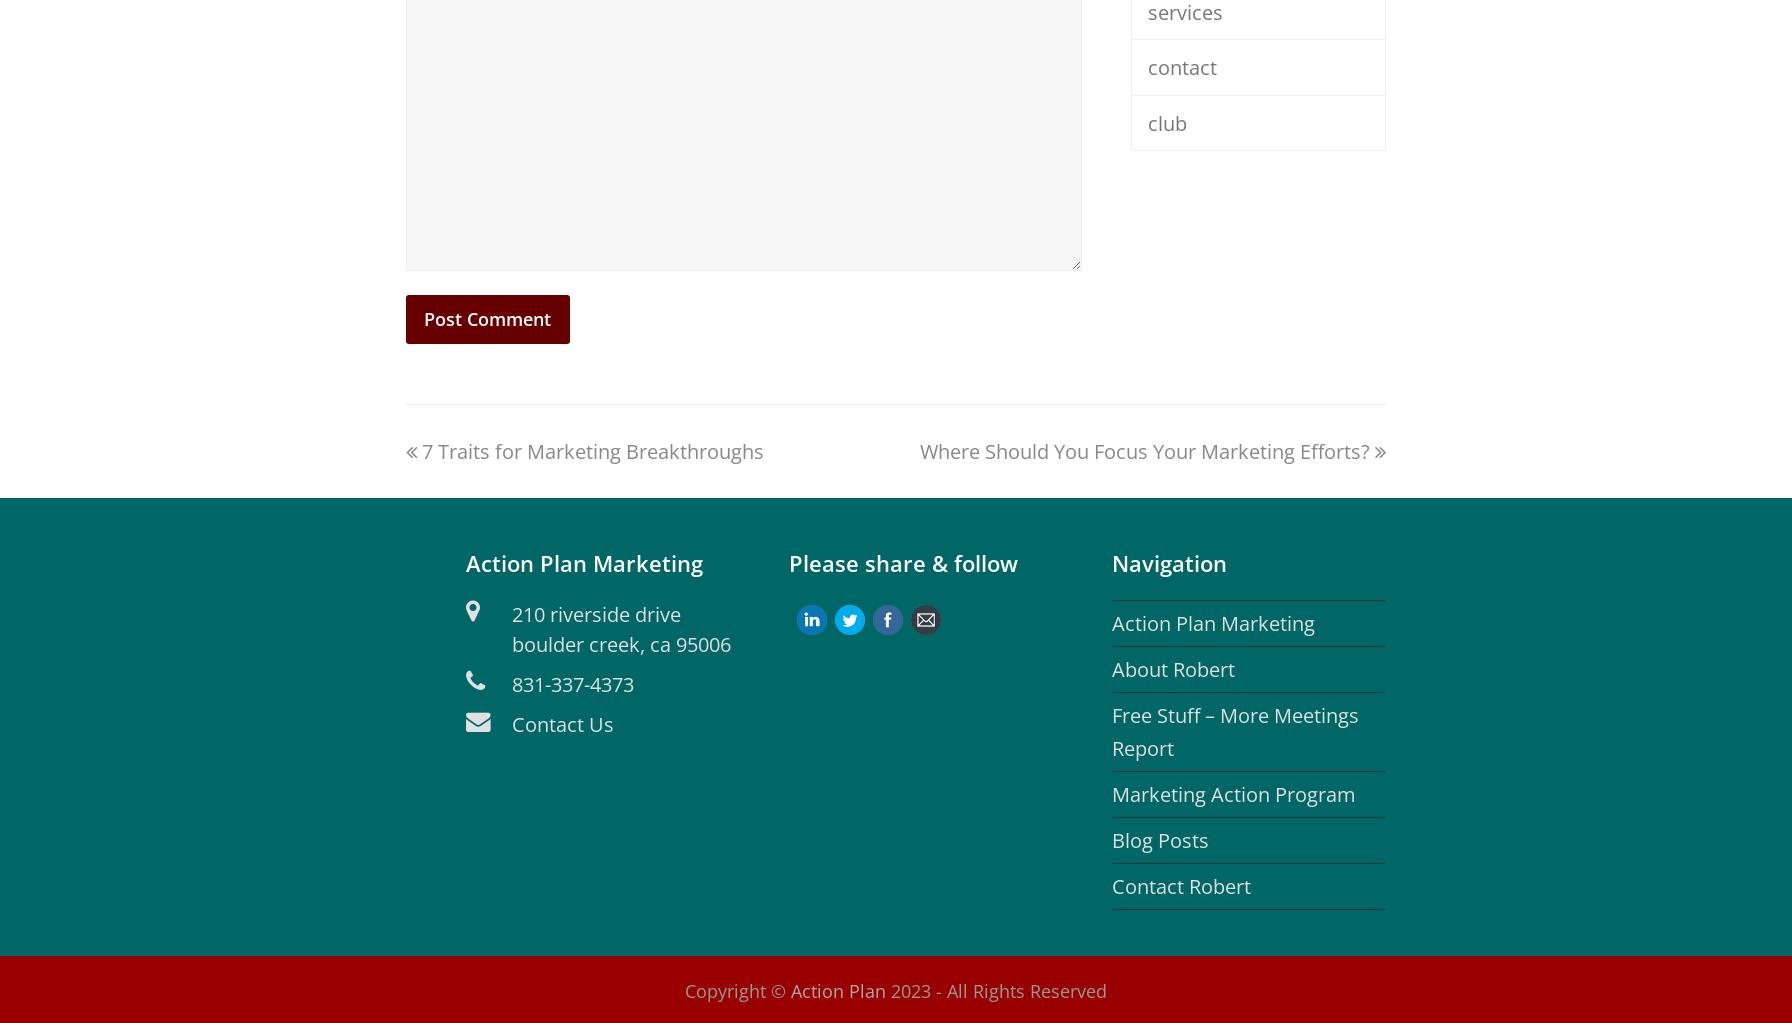 Image resolution: width=1792 pixels, height=1023 pixels. I want to click on '2023 - All Rights Reserved', so click(996, 989).